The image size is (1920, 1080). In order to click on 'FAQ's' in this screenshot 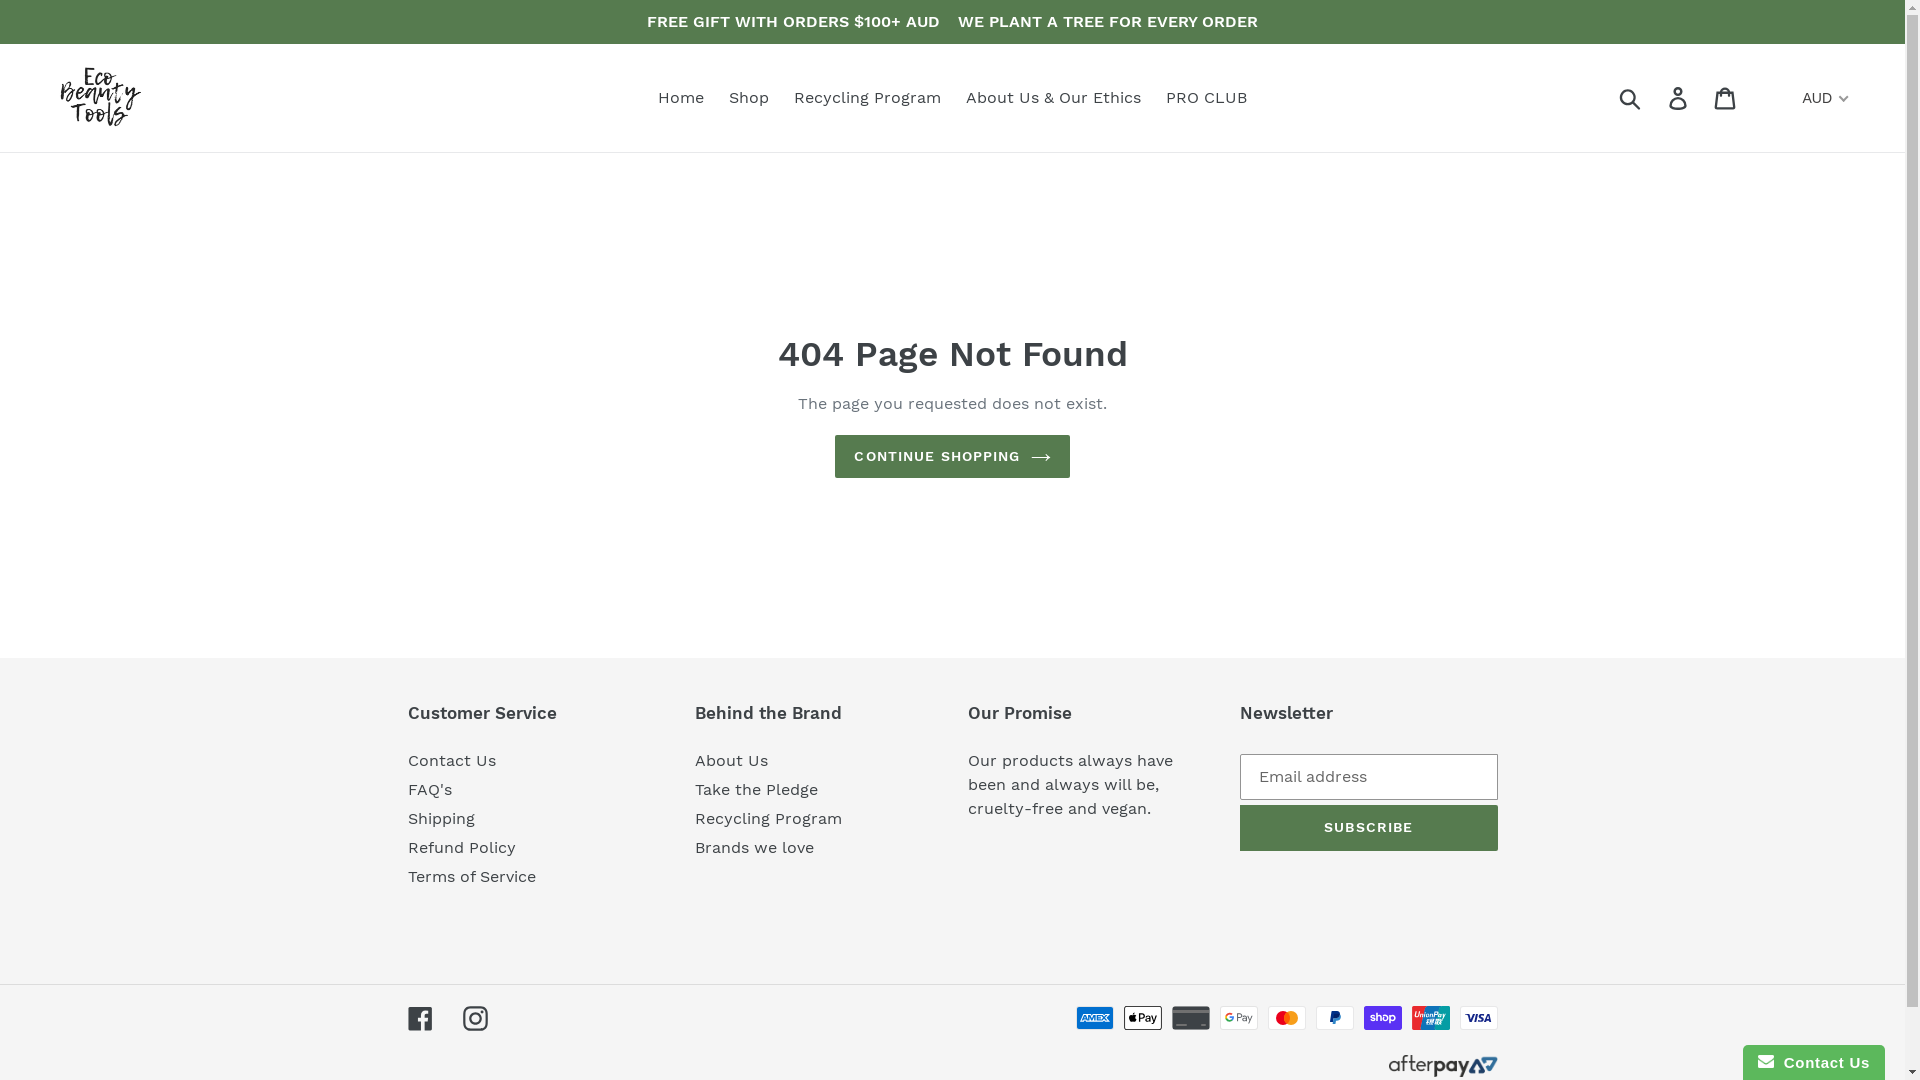, I will do `click(429, 788)`.